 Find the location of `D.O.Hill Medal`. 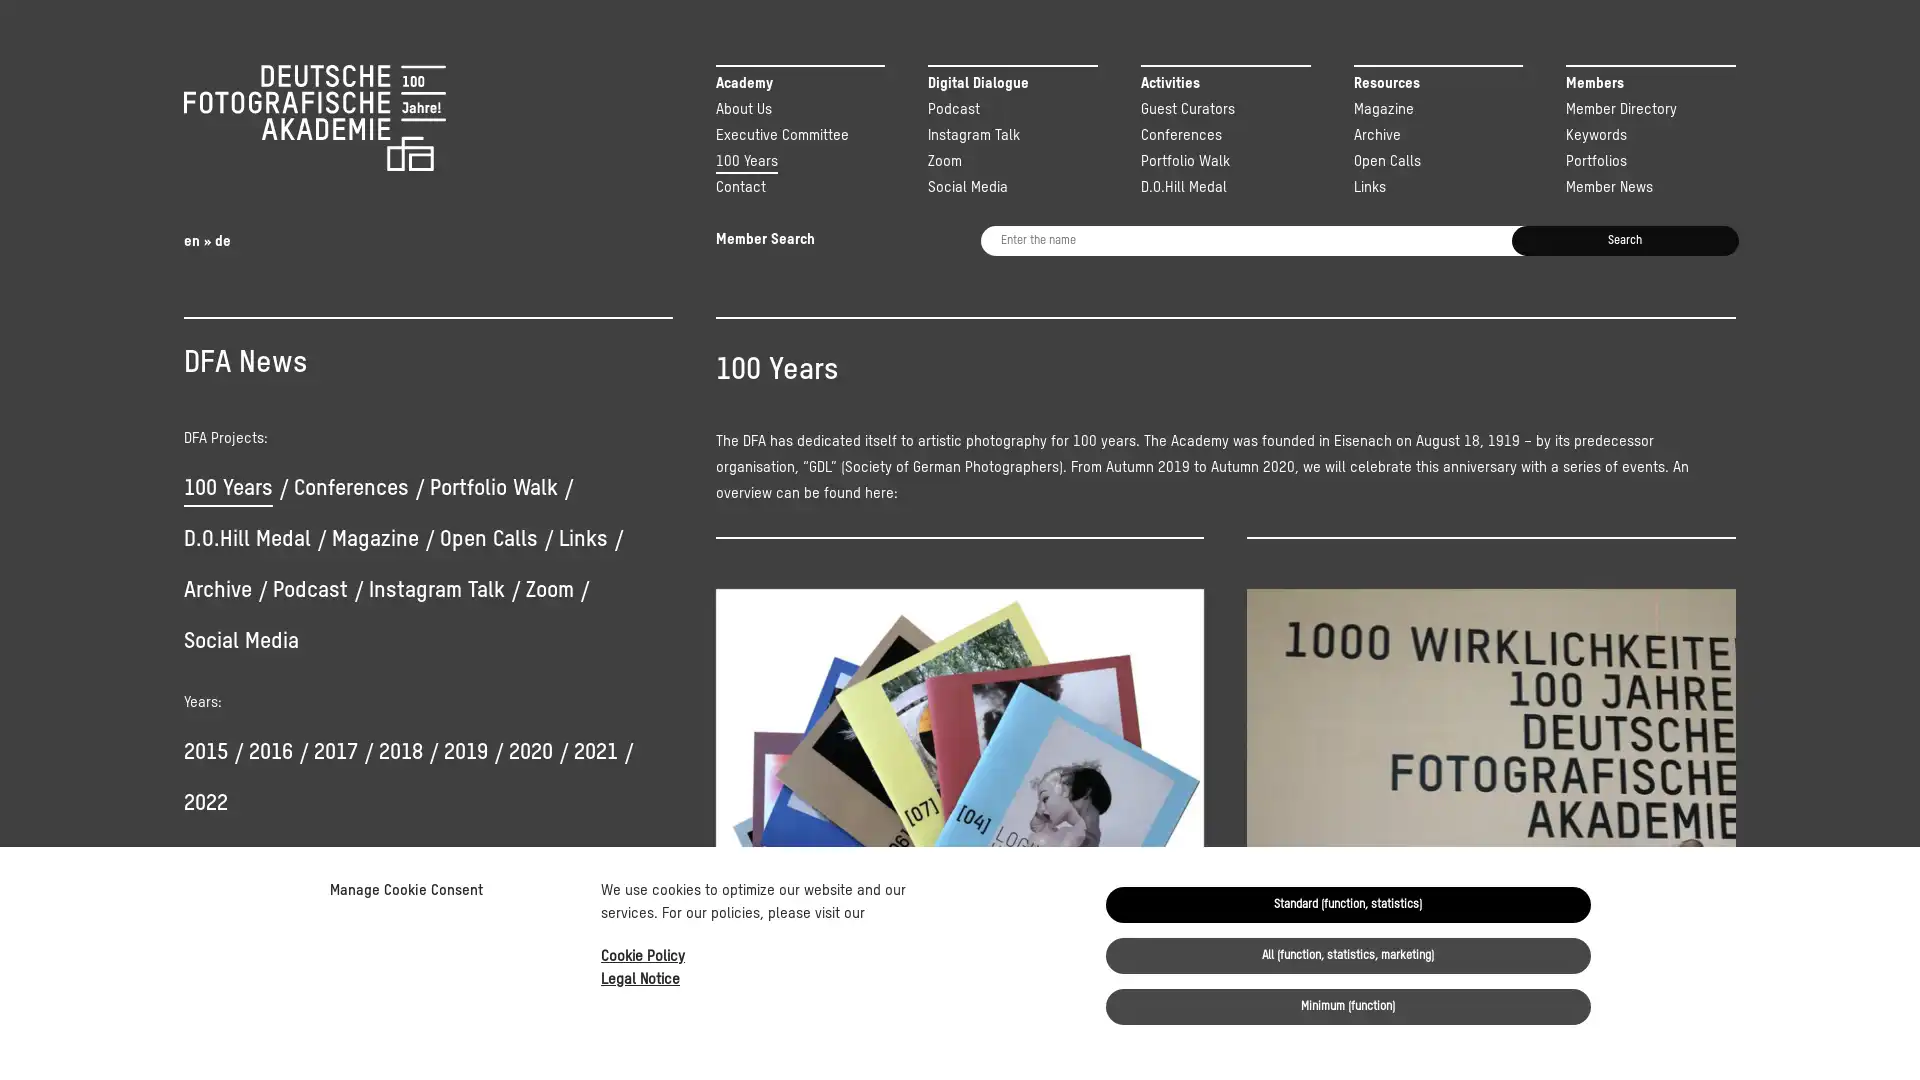

D.O.Hill Medal is located at coordinates (246, 540).